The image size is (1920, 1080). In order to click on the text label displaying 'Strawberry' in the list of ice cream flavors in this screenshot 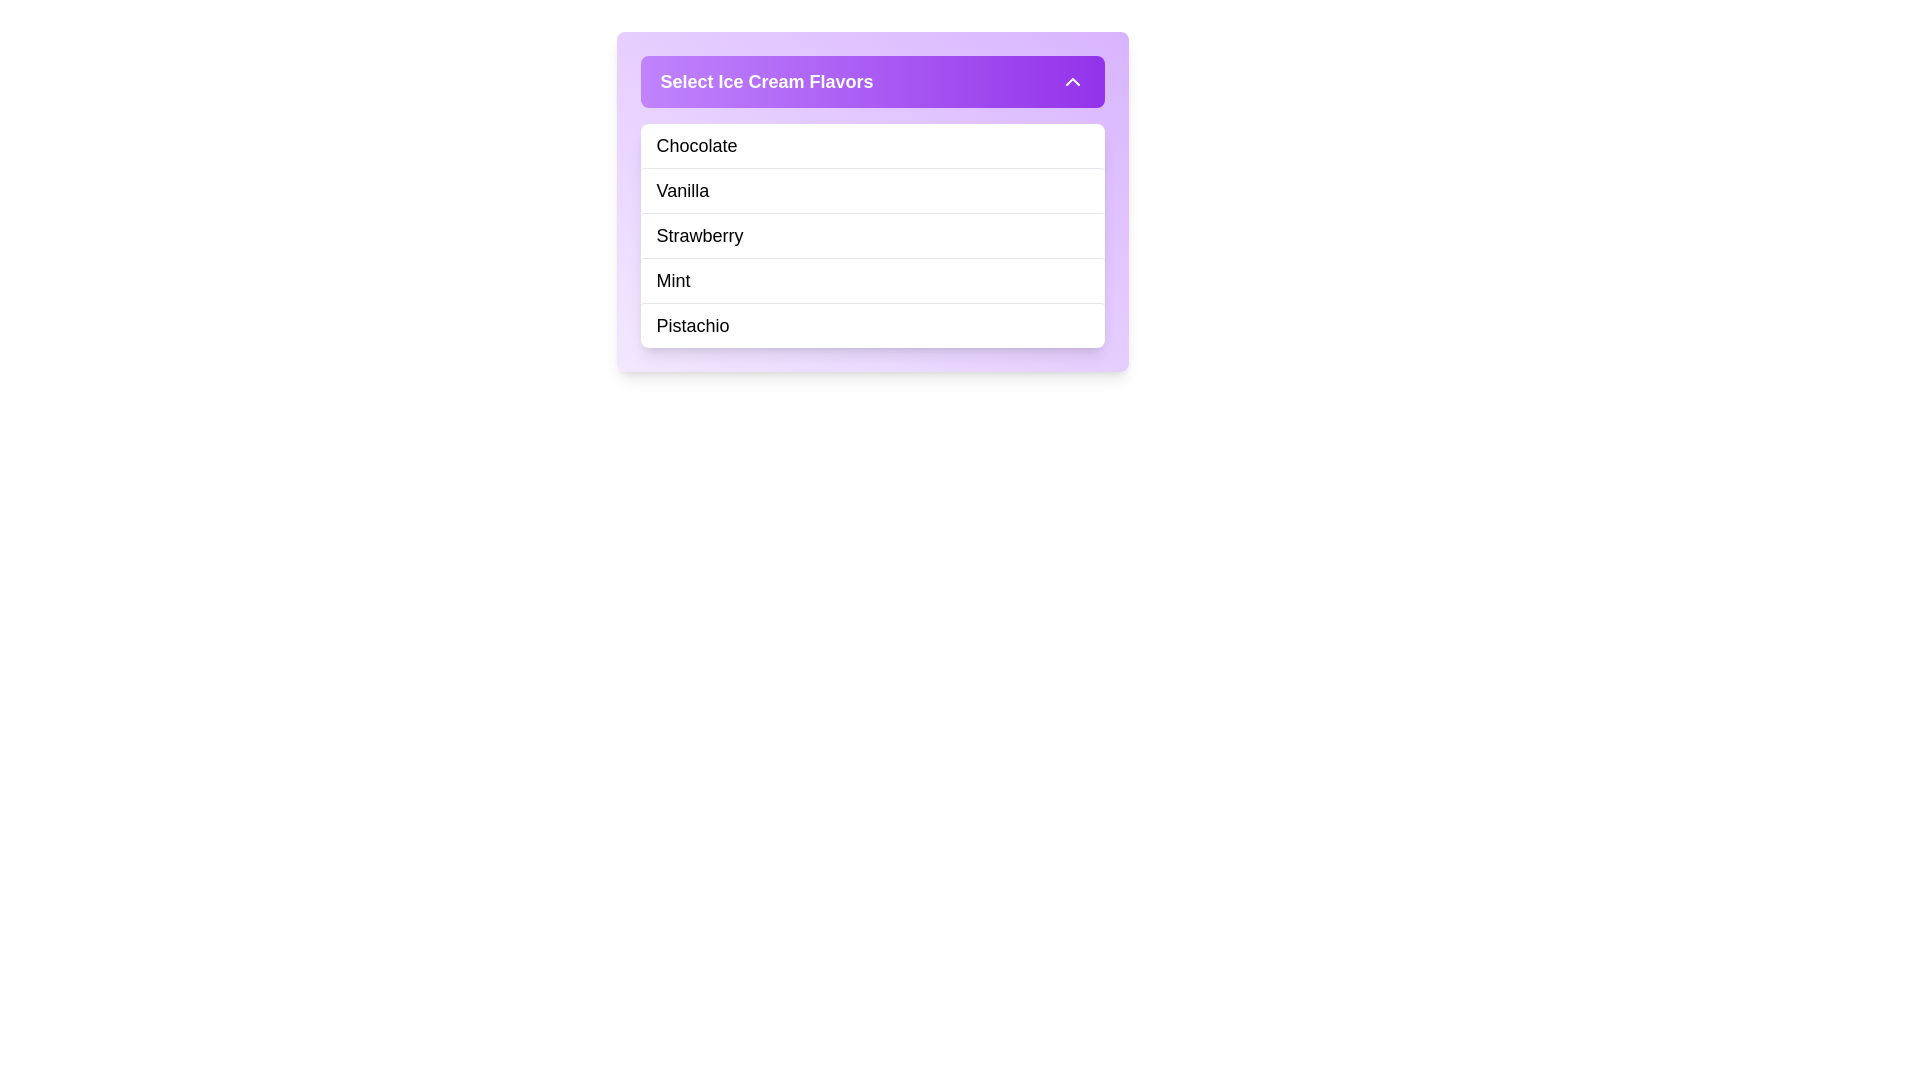, I will do `click(700, 234)`.